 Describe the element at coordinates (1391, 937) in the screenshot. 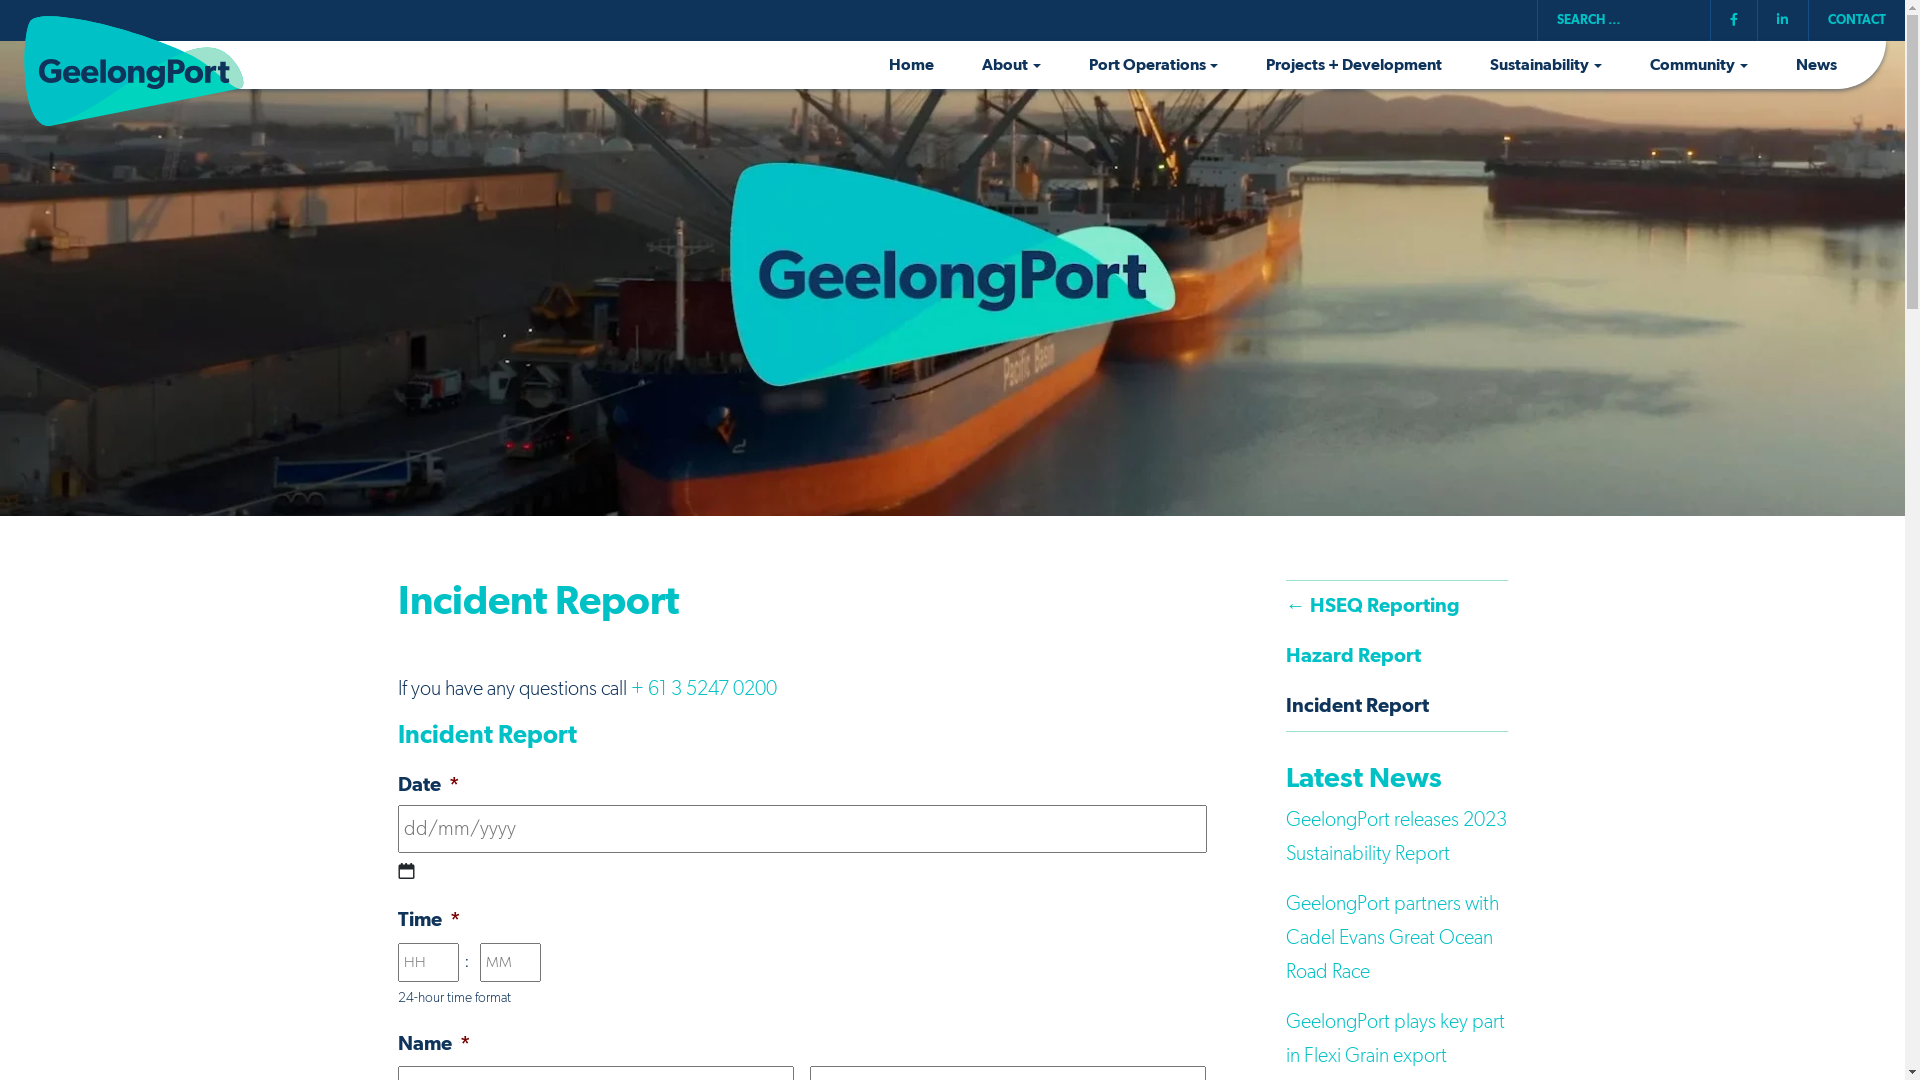

I see `'GeelongPort partners with Cadel Evans Great Ocean Road Race'` at that location.